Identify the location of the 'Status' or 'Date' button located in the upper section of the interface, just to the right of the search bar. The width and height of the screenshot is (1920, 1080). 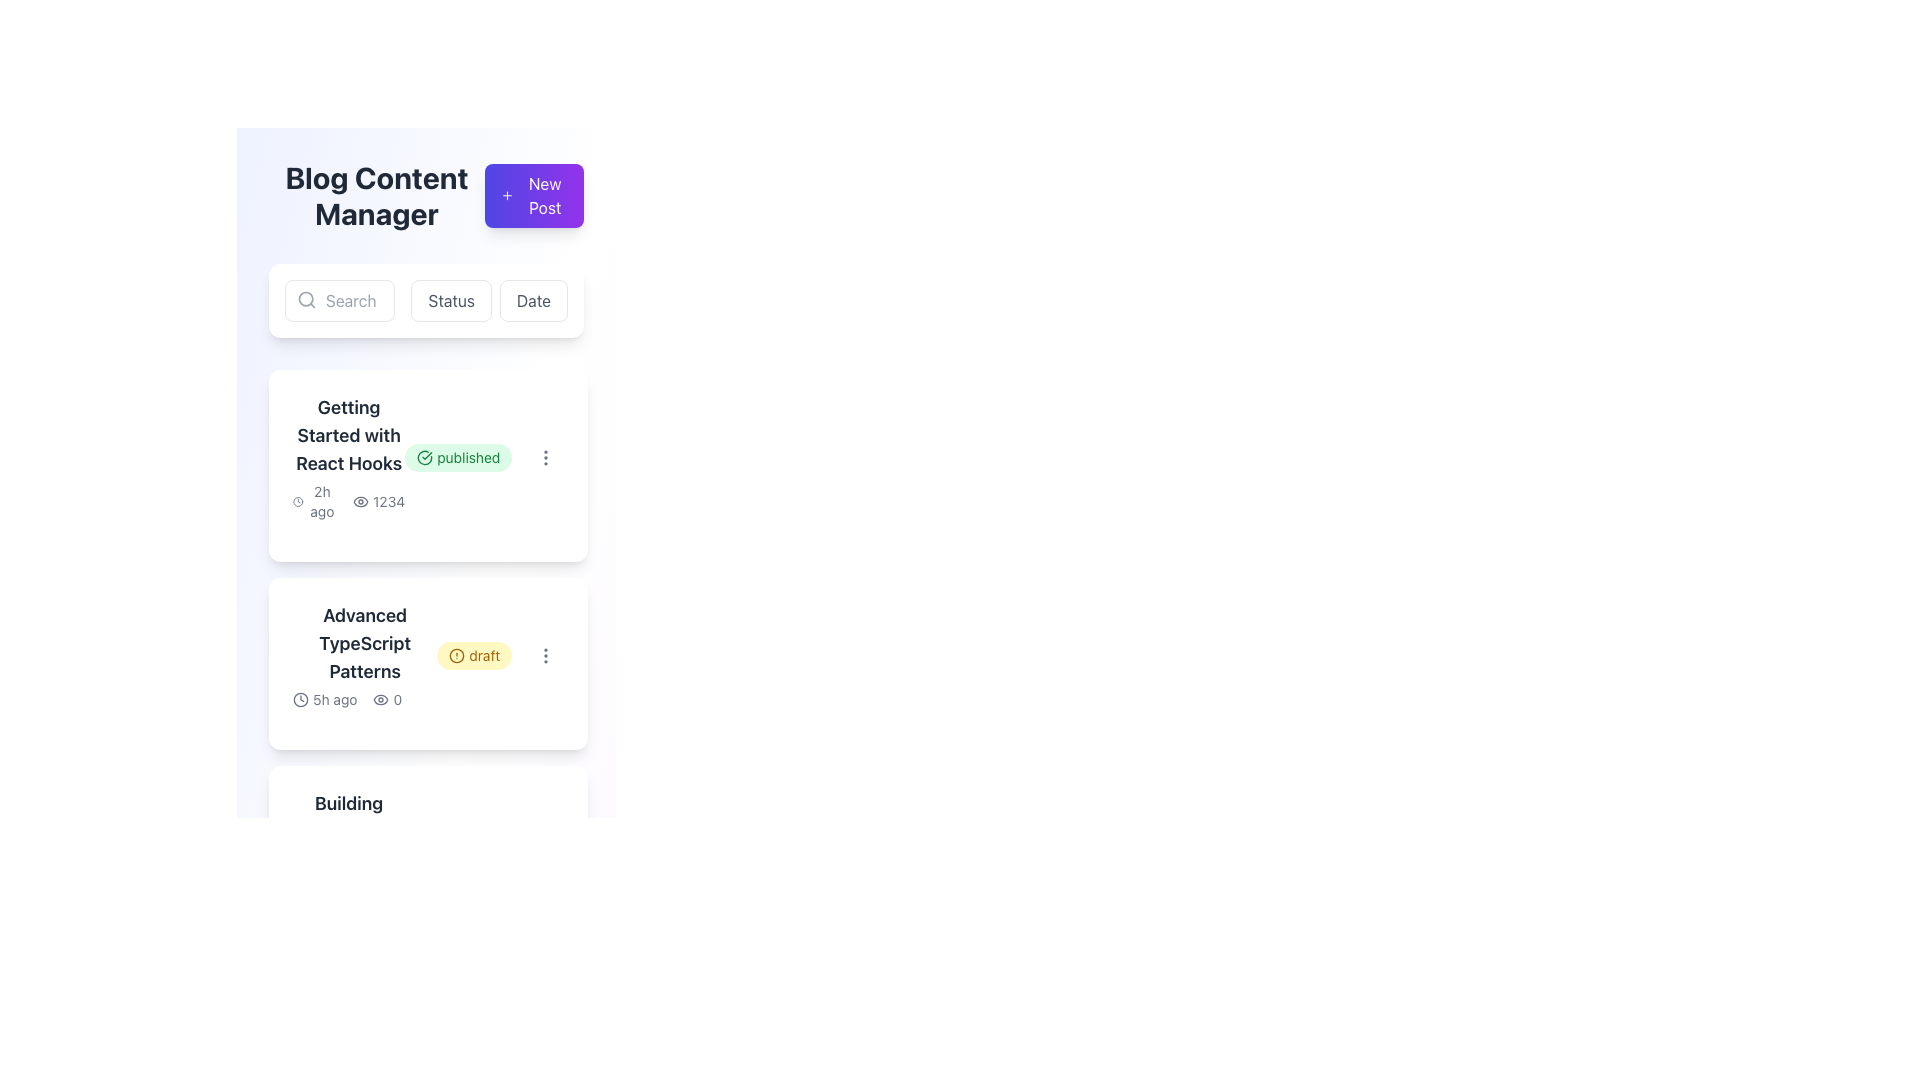
(489, 300).